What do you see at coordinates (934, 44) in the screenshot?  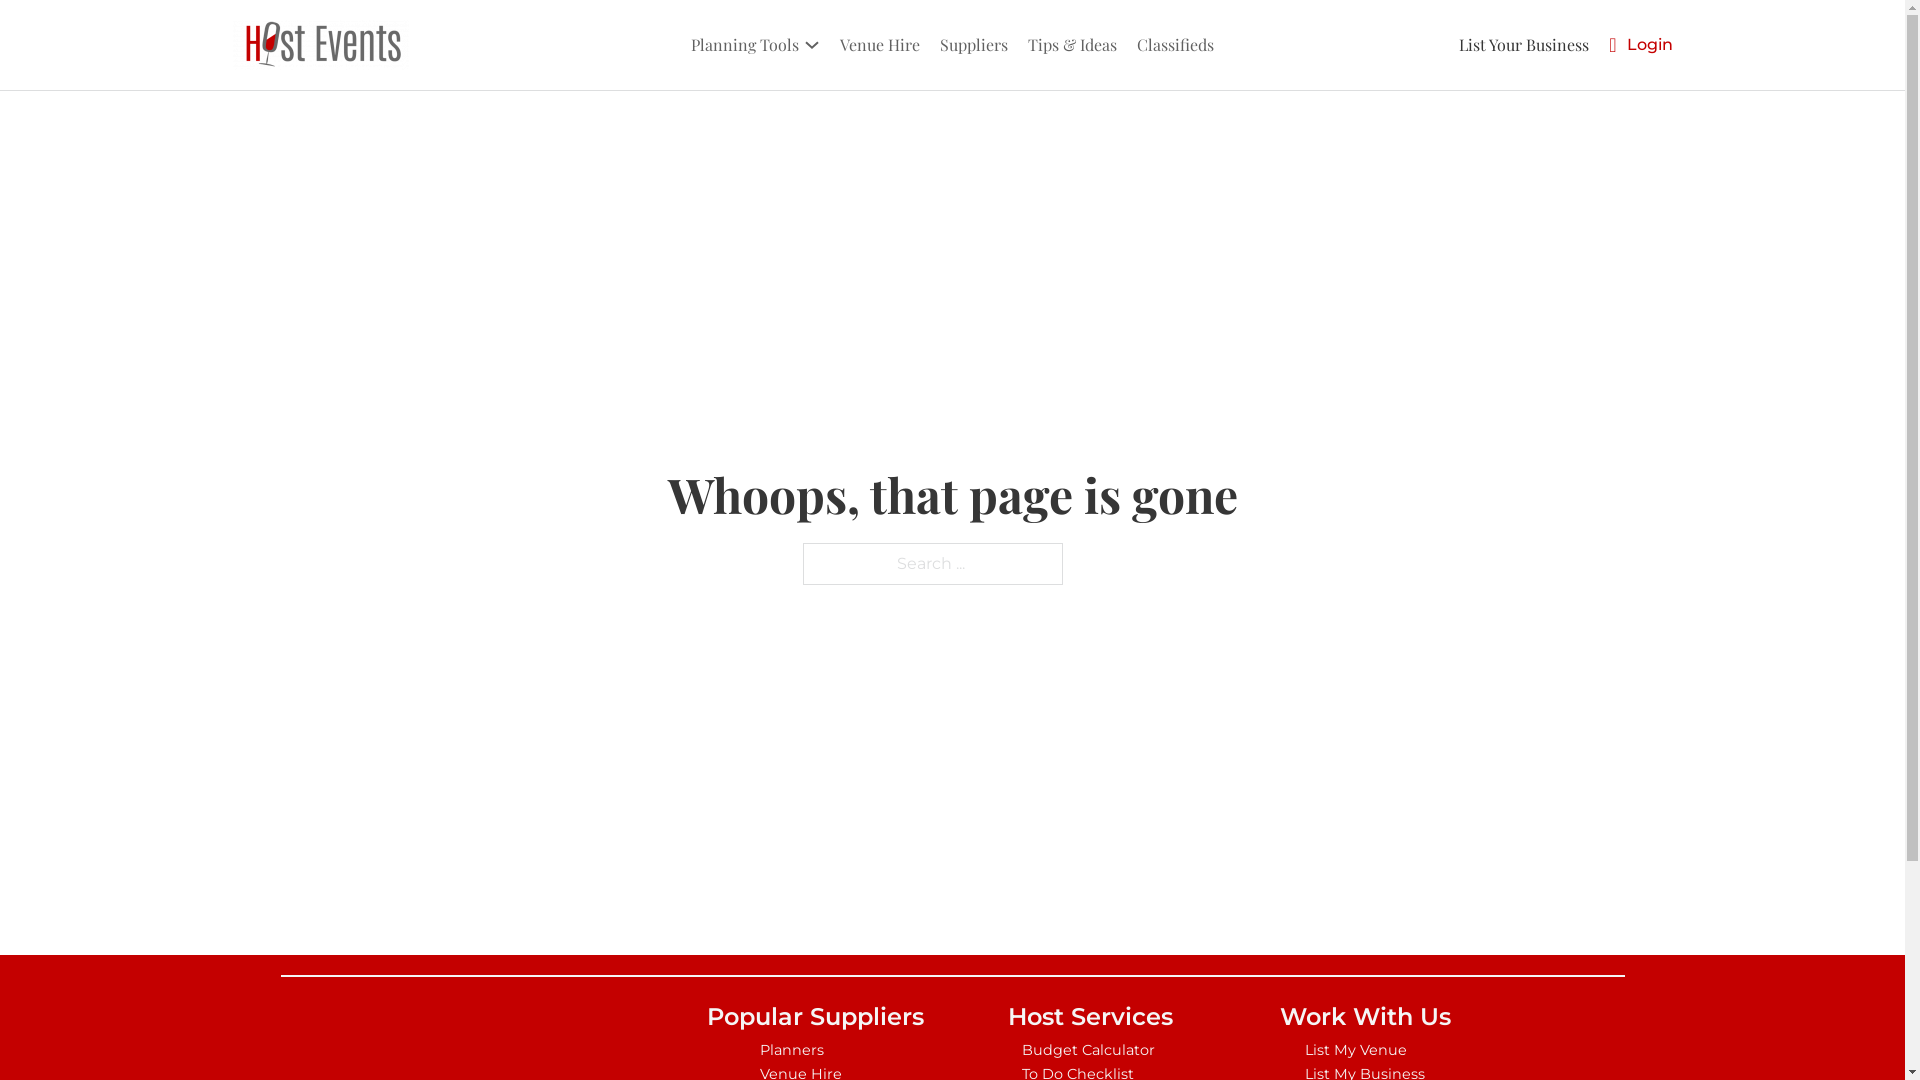 I see `'Suppliers'` at bounding box center [934, 44].